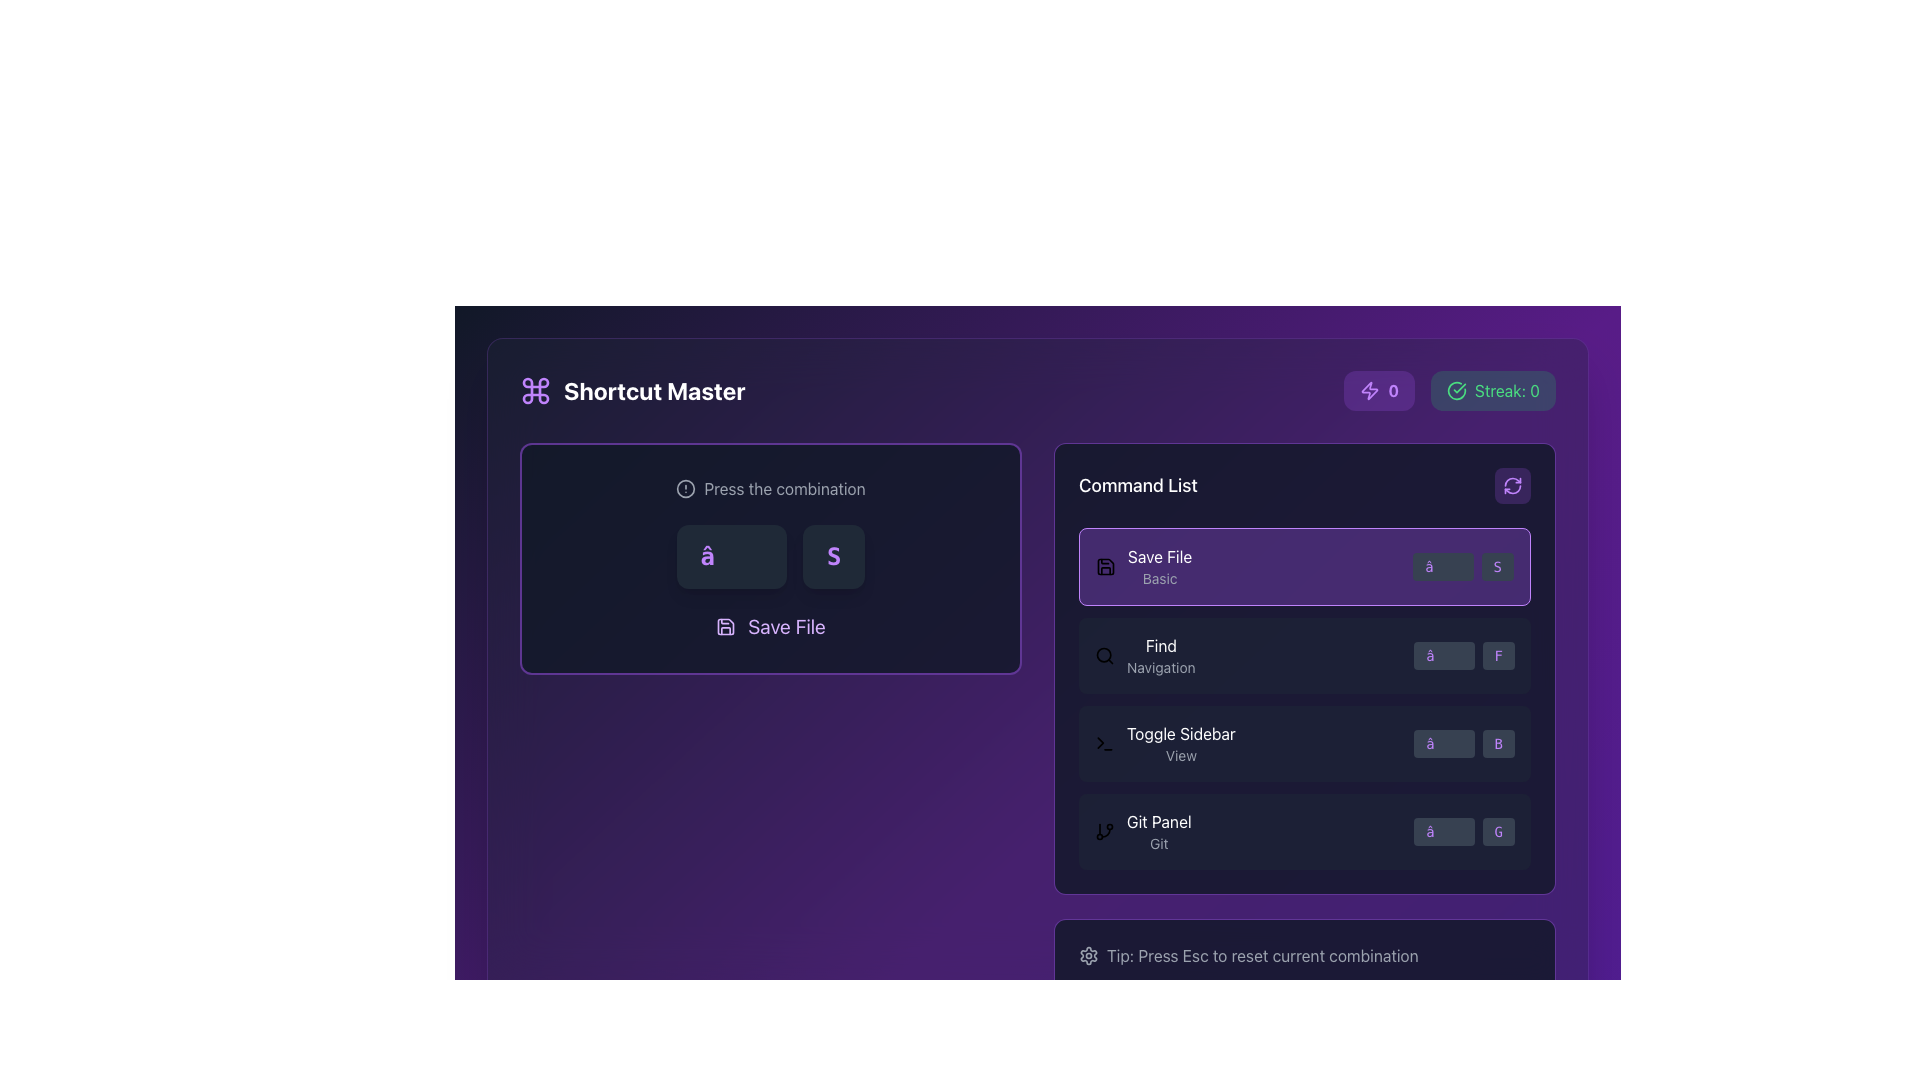  I want to click on the 'Find Navigation' command option text element located in the 'Command List' section, positioned between 'Save File' and 'Toggle Sidebar', so click(1161, 655).